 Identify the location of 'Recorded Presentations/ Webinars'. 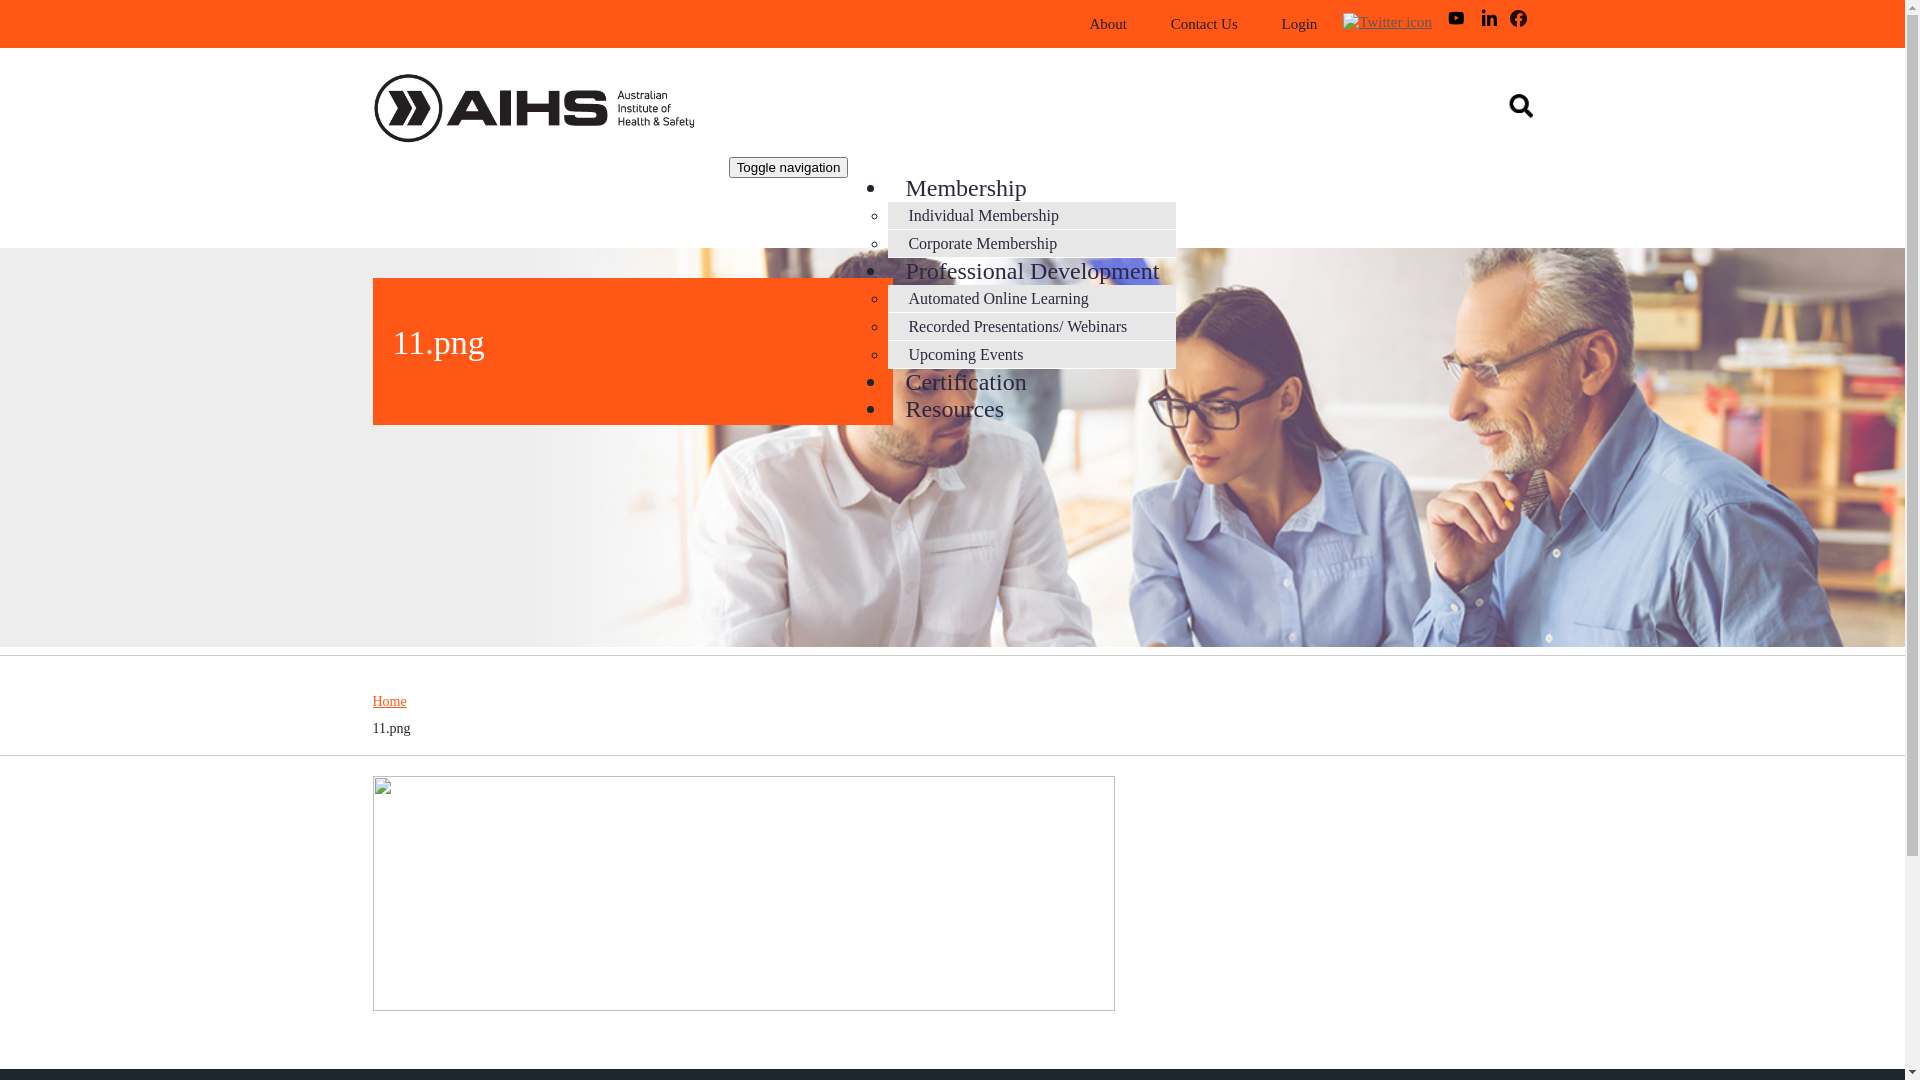
(1017, 325).